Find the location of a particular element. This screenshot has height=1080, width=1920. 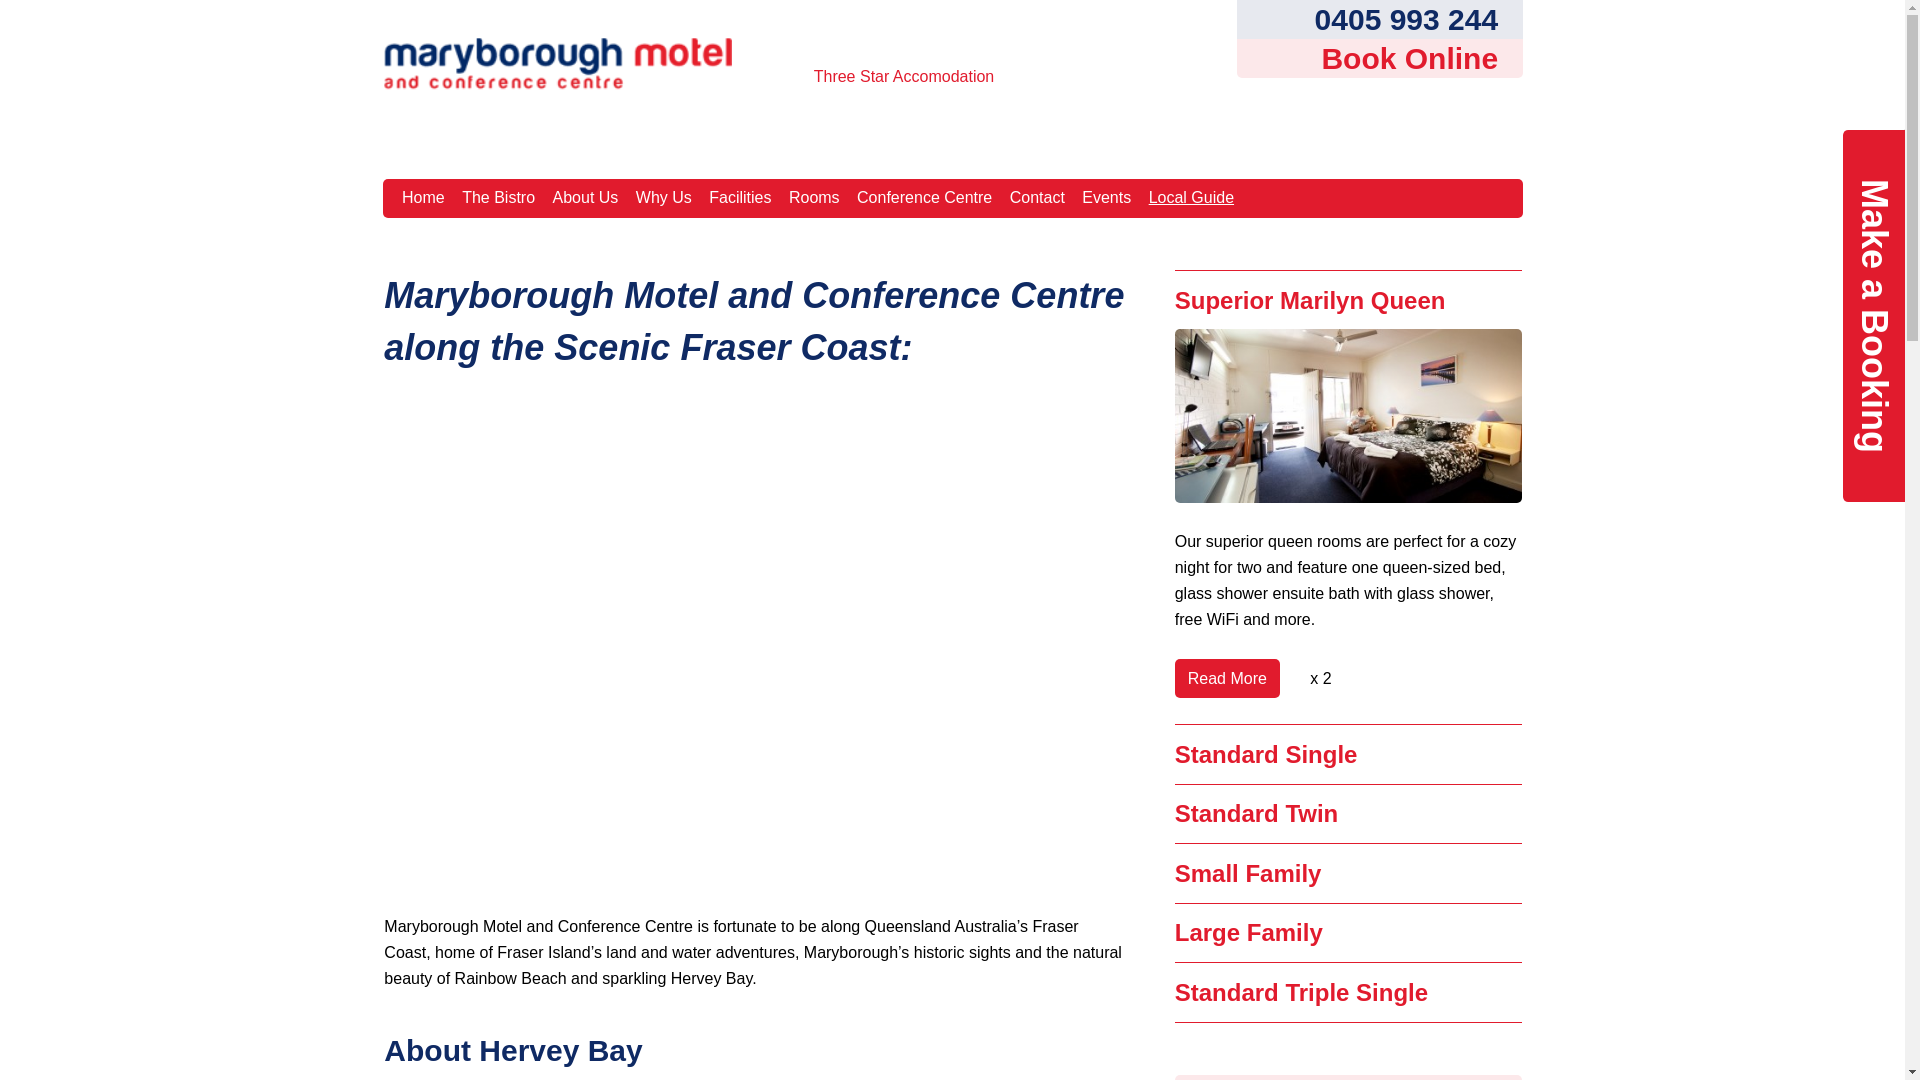

'Why Us' is located at coordinates (663, 198).